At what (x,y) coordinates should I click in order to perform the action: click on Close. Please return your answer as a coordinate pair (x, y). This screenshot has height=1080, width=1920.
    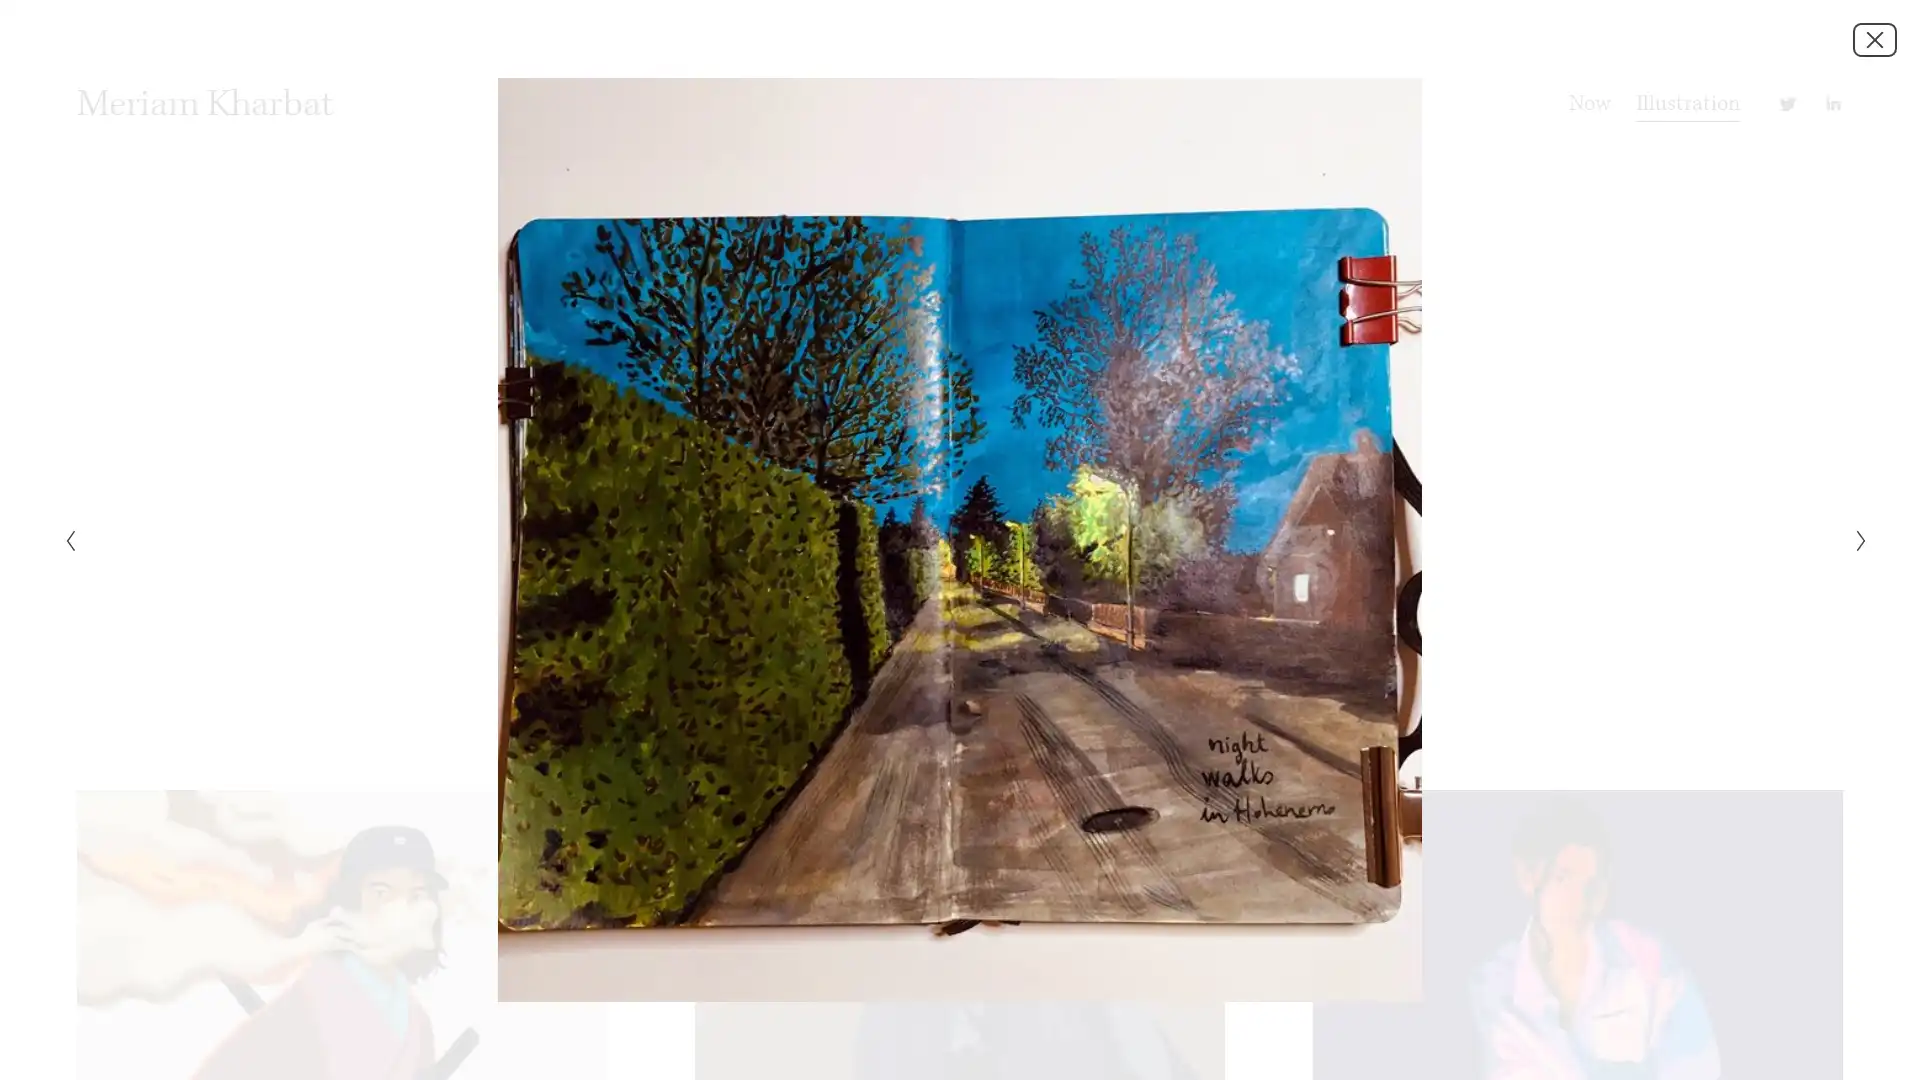
    Looking at the image, I should click on (1874, 38).